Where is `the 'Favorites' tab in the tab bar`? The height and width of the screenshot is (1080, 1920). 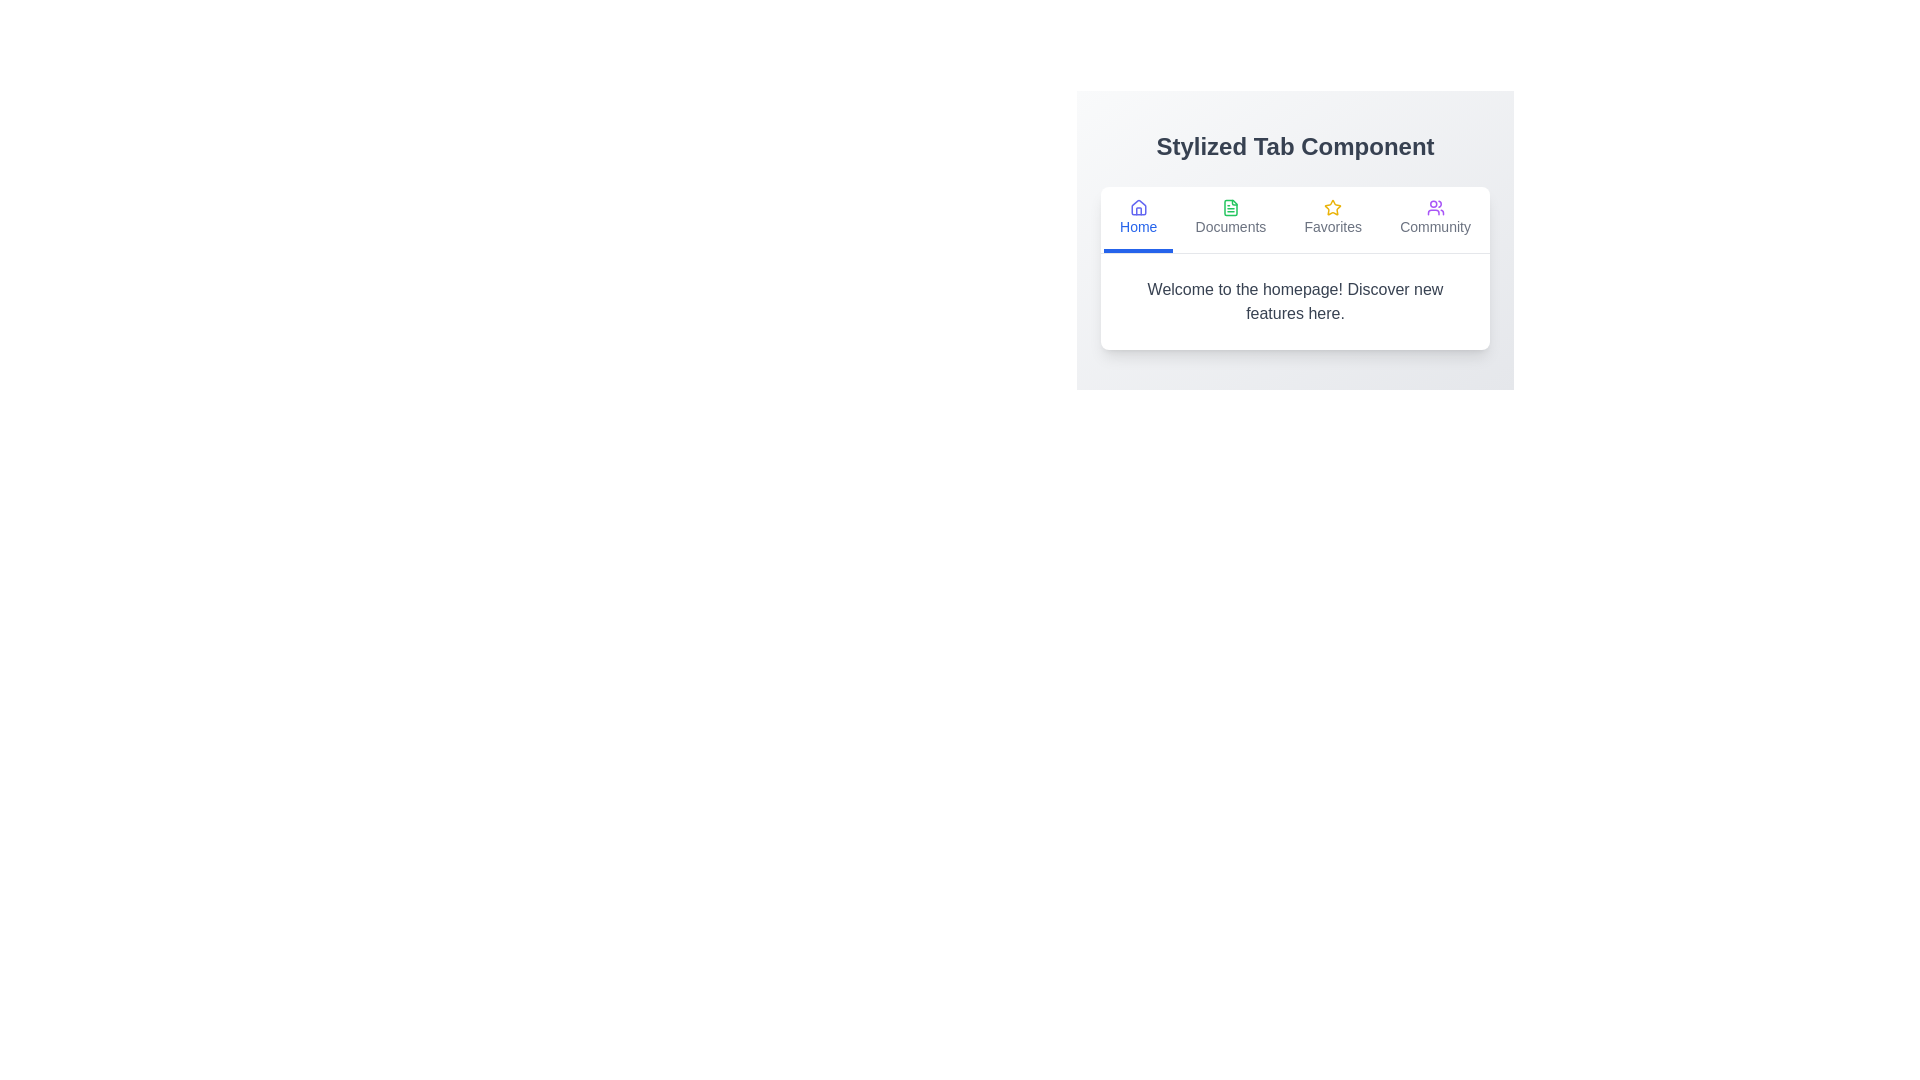 the 'Favorites' tab in the tab bar is located at coordinates (1333, 219).